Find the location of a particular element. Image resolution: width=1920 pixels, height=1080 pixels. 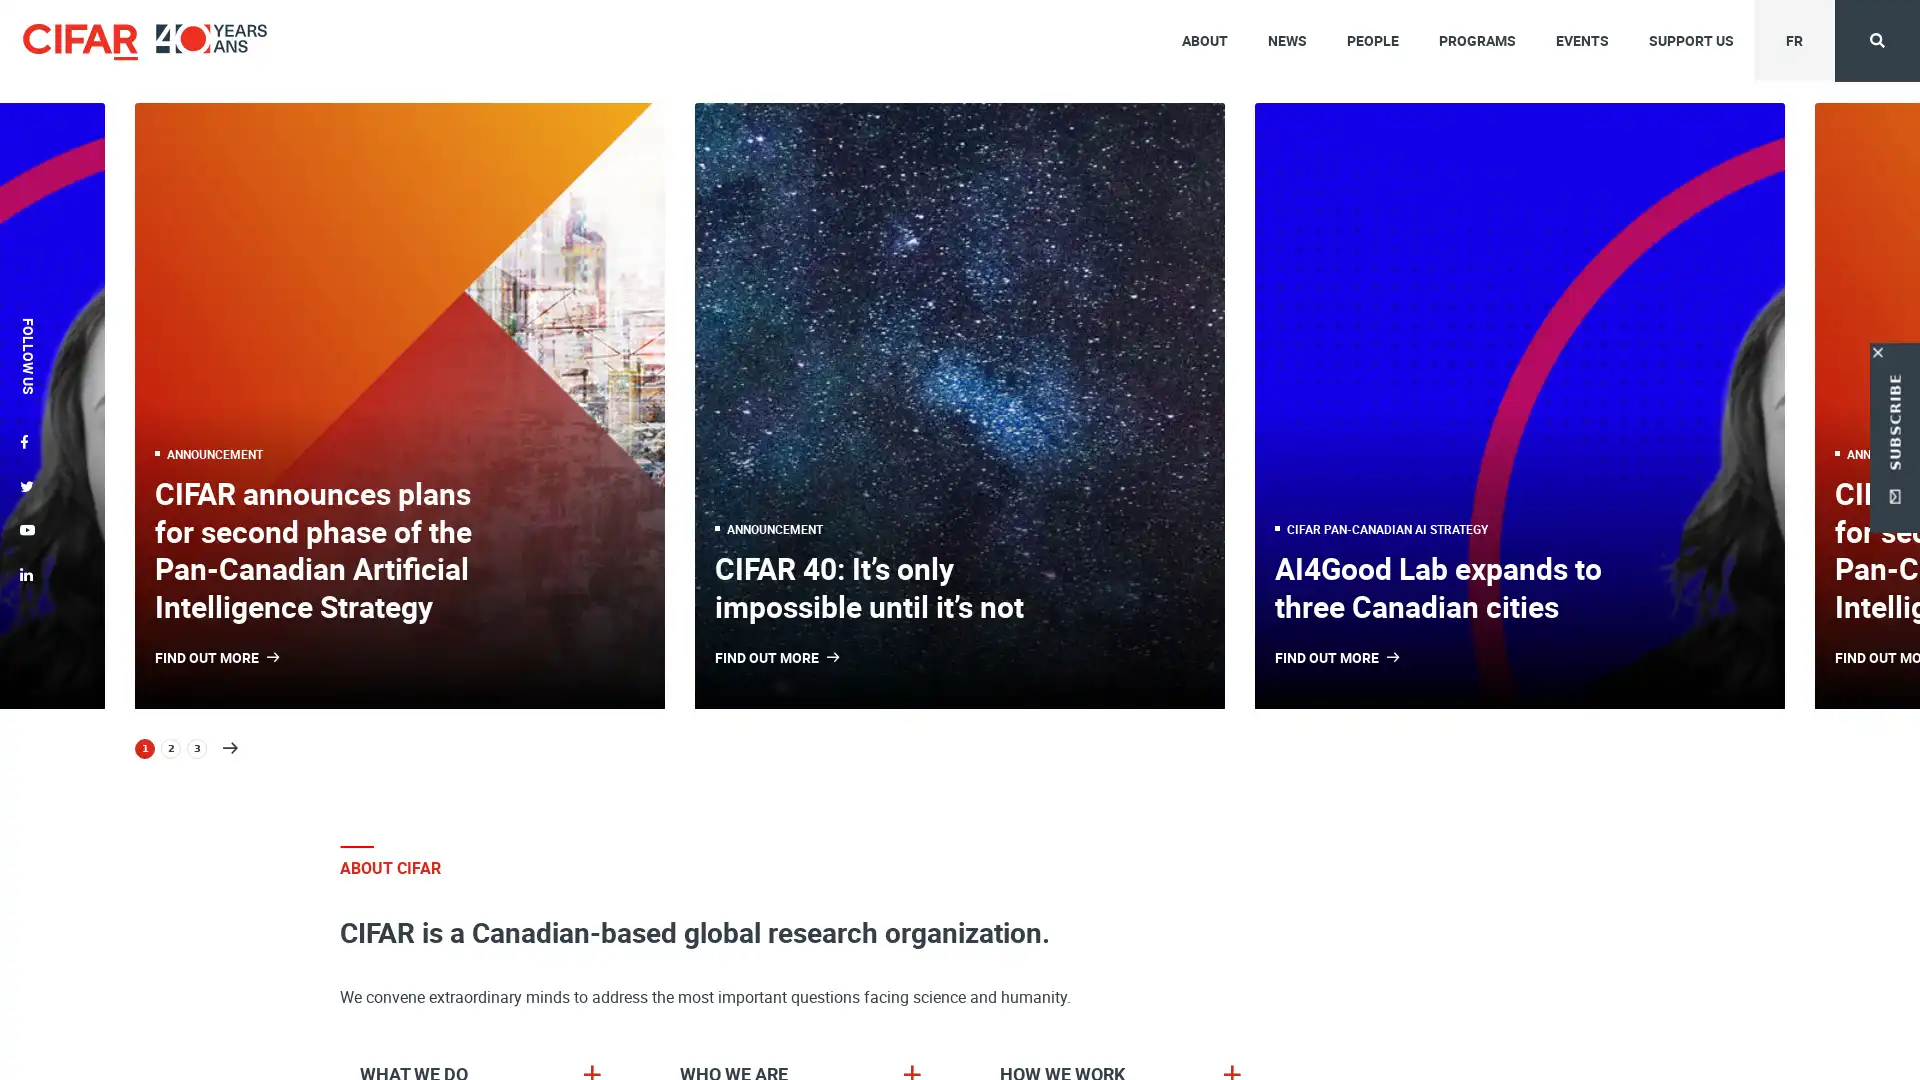

Next is located at coordinates (230, 748).